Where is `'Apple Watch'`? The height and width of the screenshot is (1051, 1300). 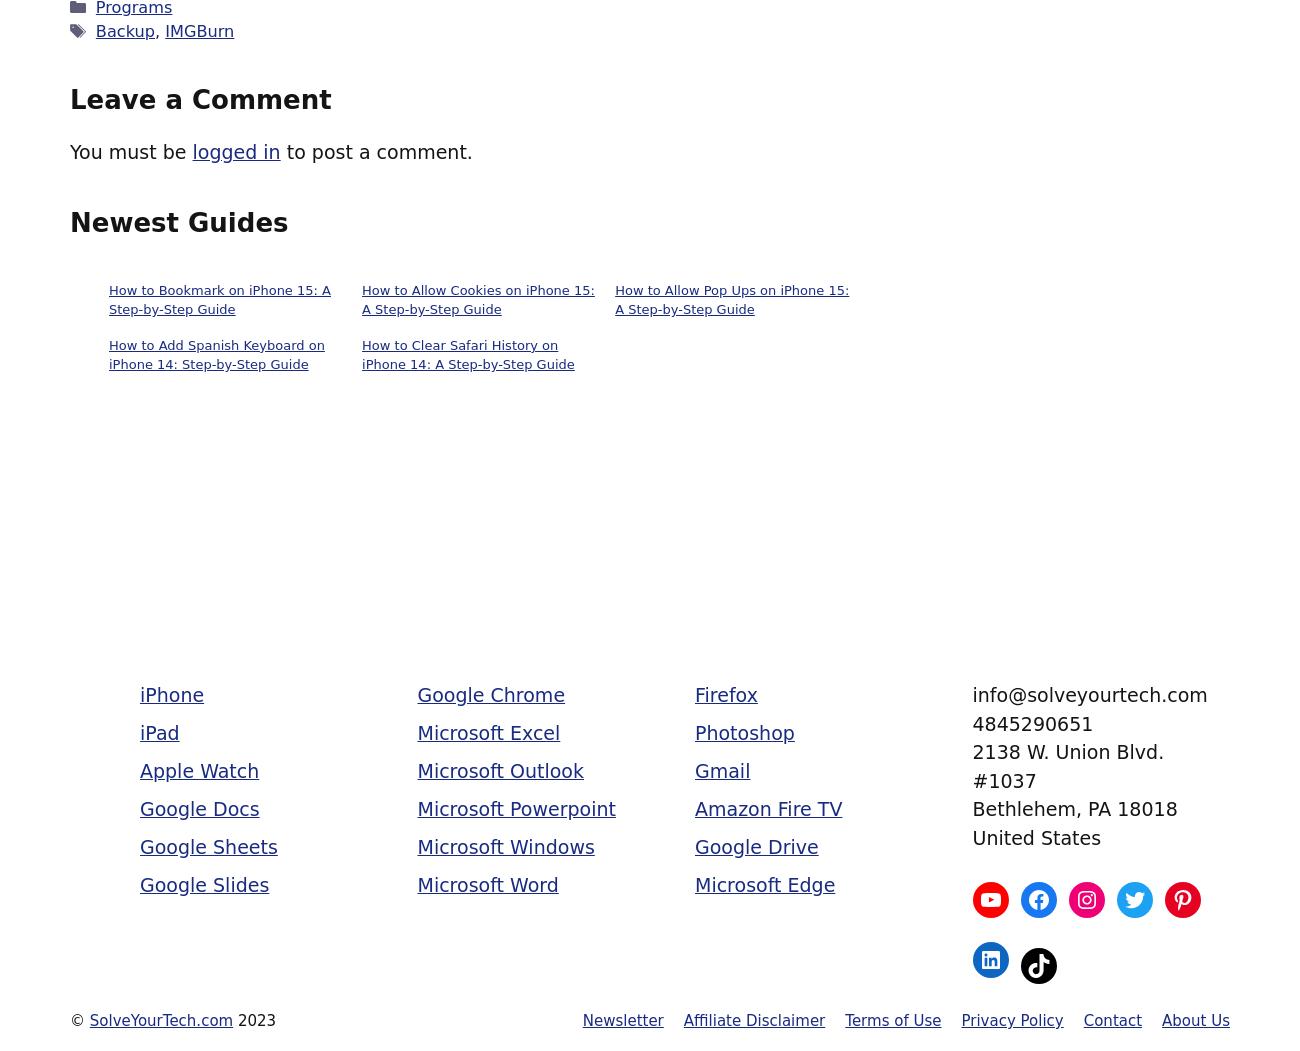 'Apple Watch' is located at coordinates (199, 770).